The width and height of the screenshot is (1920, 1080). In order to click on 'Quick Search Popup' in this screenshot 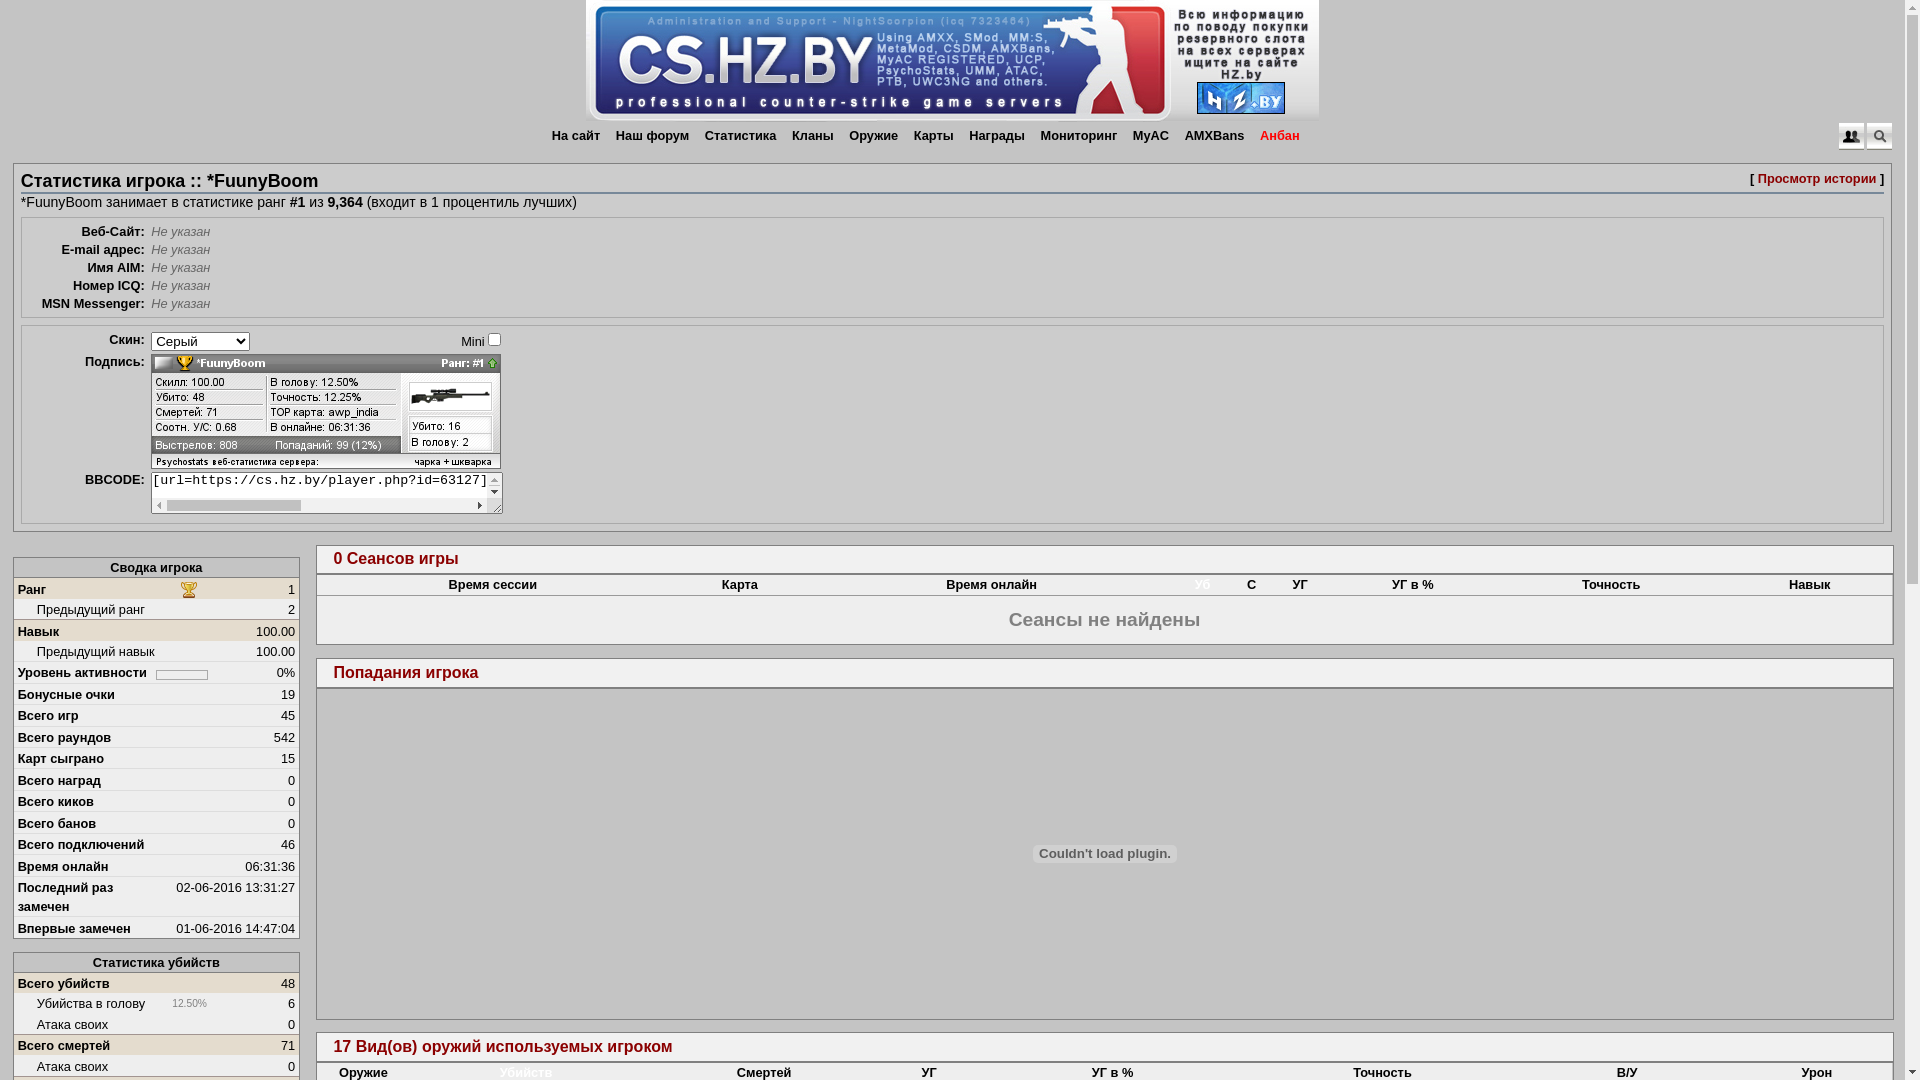, I will do `click(1878, 135)`.